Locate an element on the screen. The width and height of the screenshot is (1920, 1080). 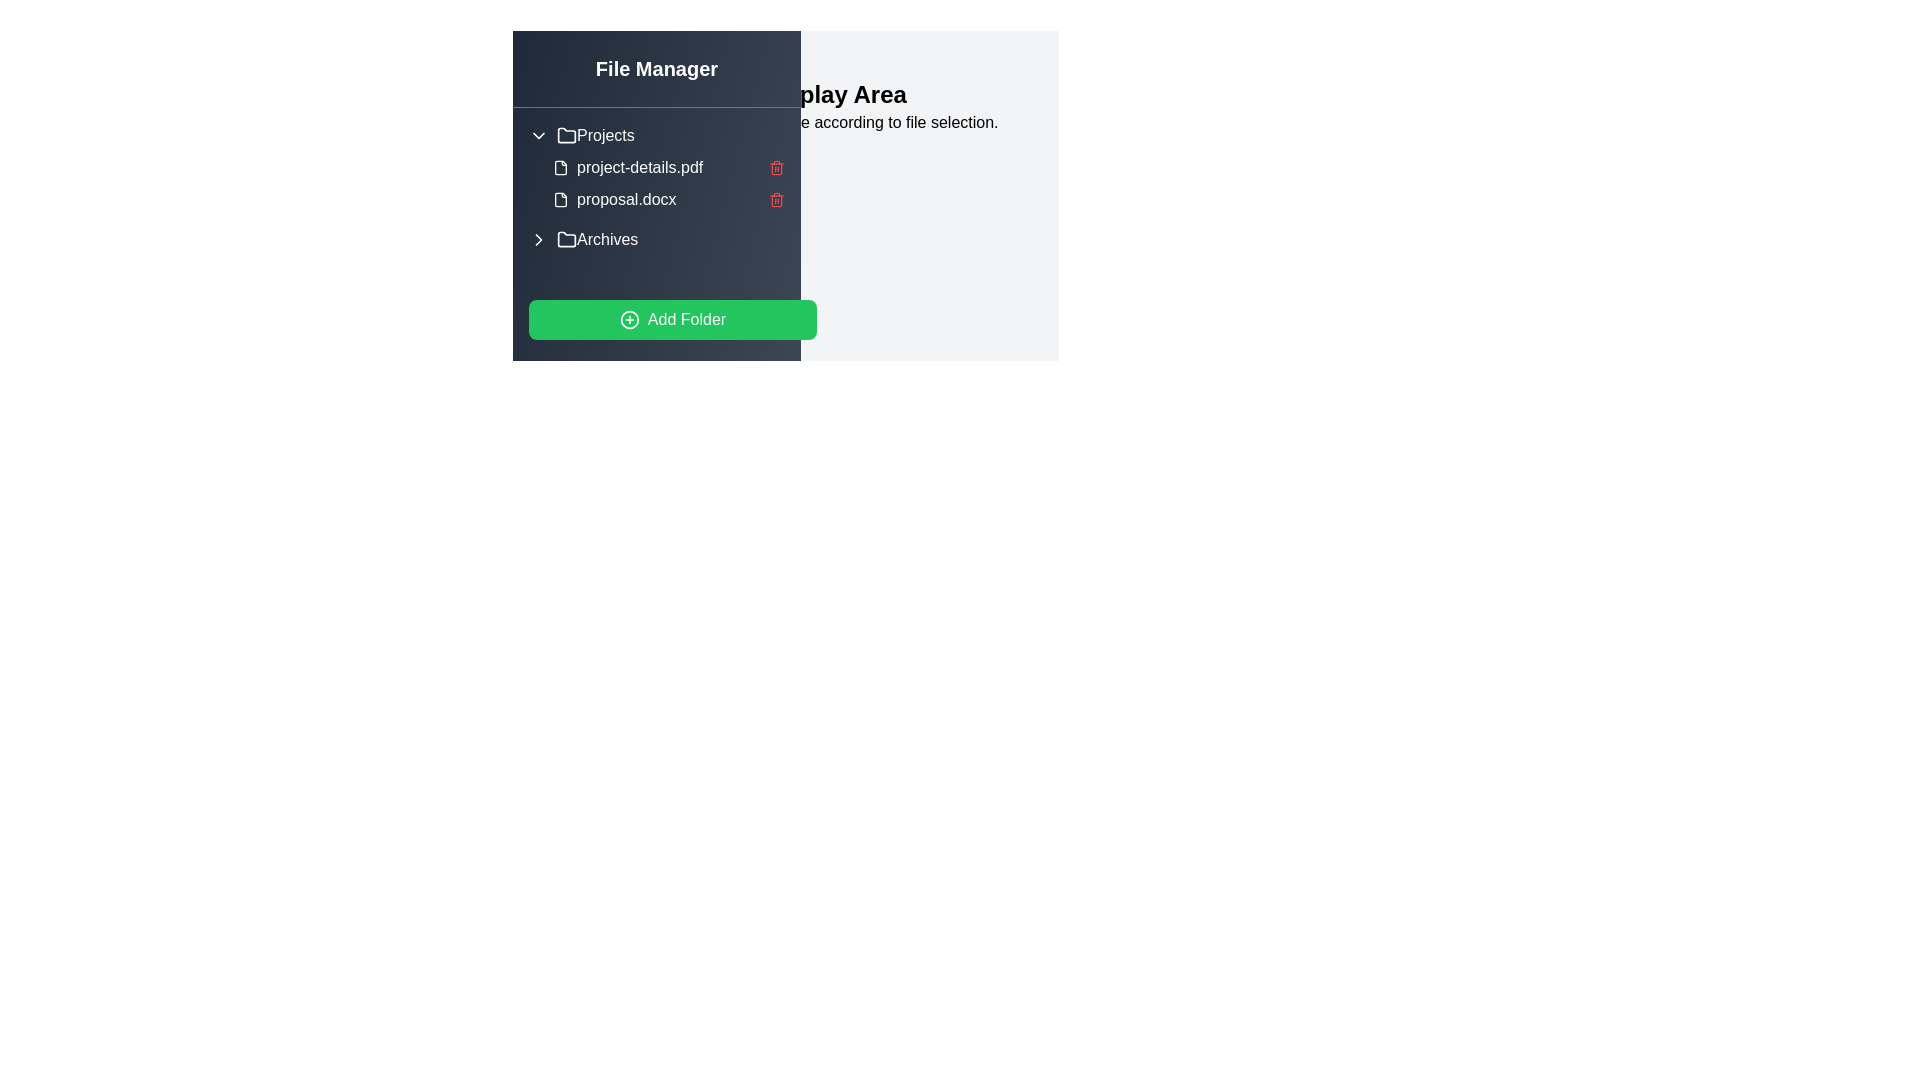
the trash bin icon located to the right of the 'proposal.docx' text under the 'Projects' folder in the file manager interface is located at coordinates (776, 200).